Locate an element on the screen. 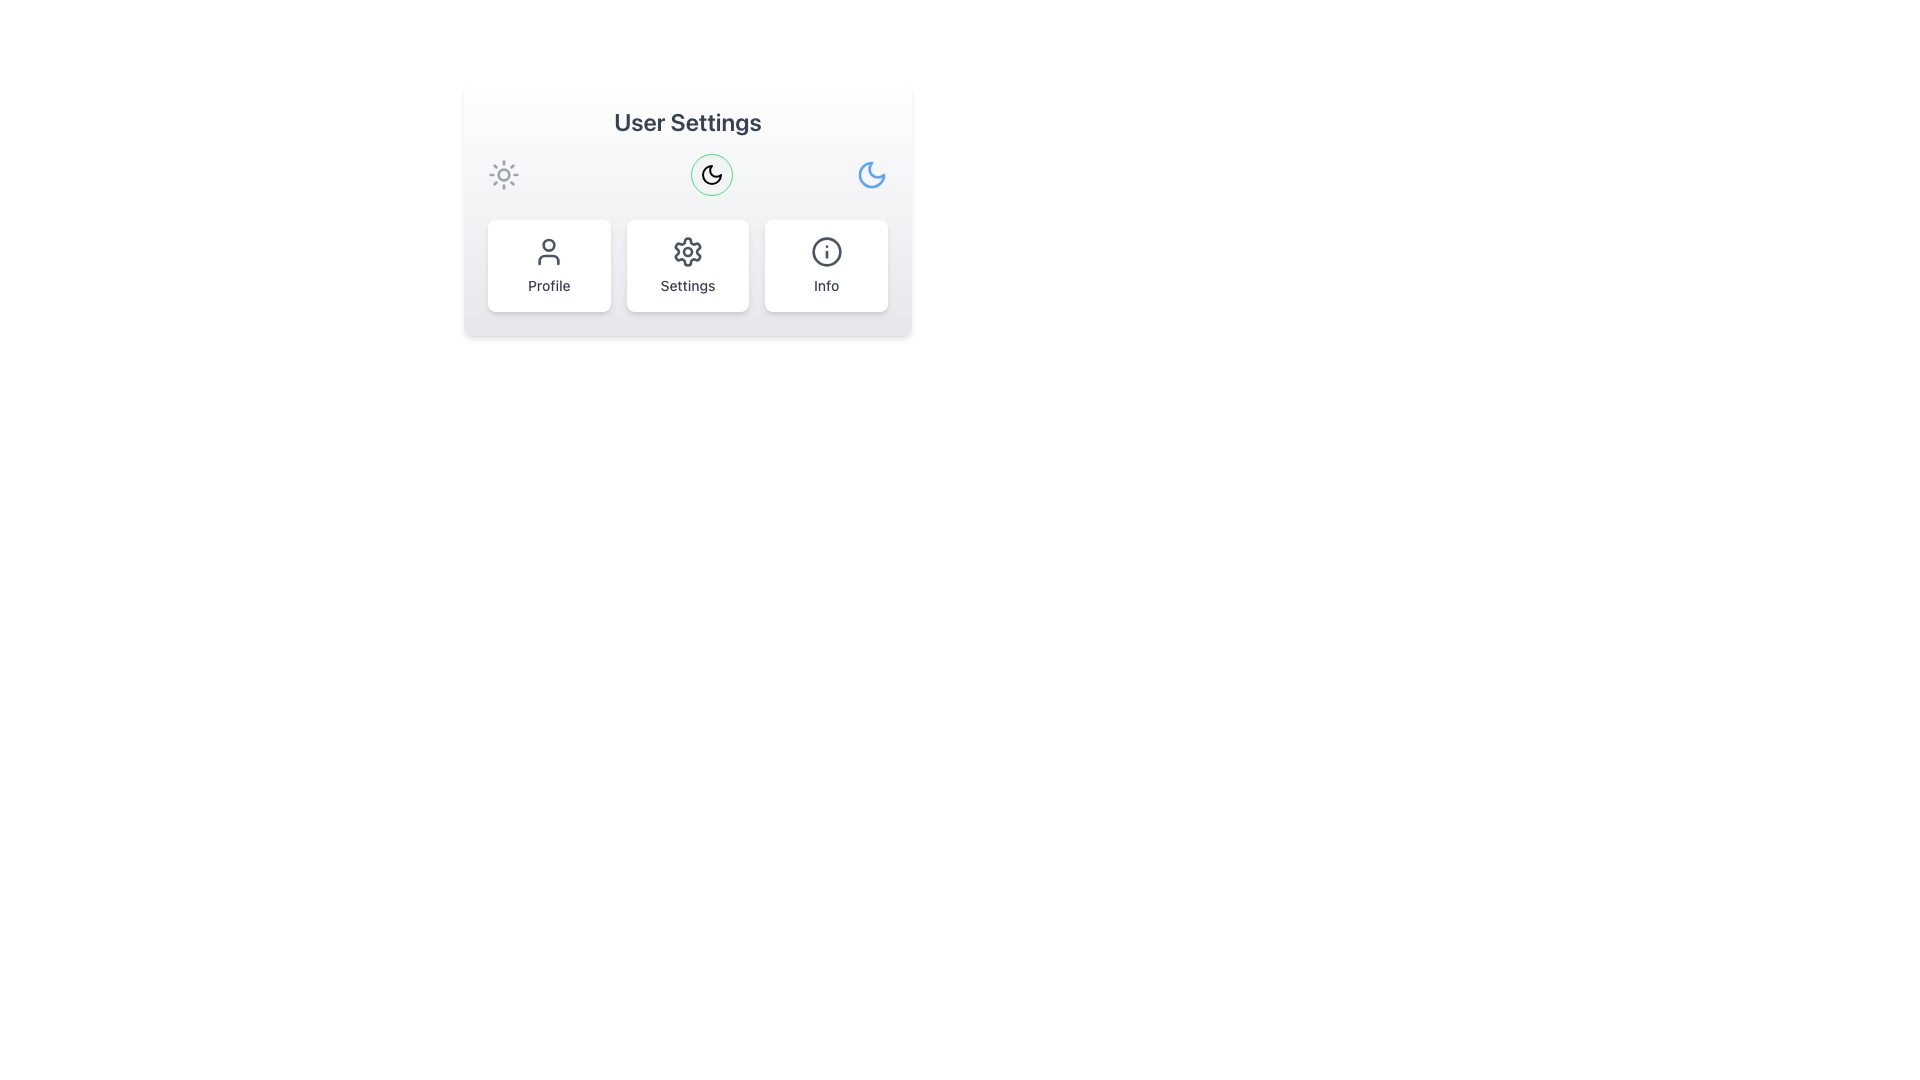 This screenshot has width=1920, height=1080. the crescent part of the moon icon located in the top-right section of the User Settings interface is located at coordinates (711, 173).